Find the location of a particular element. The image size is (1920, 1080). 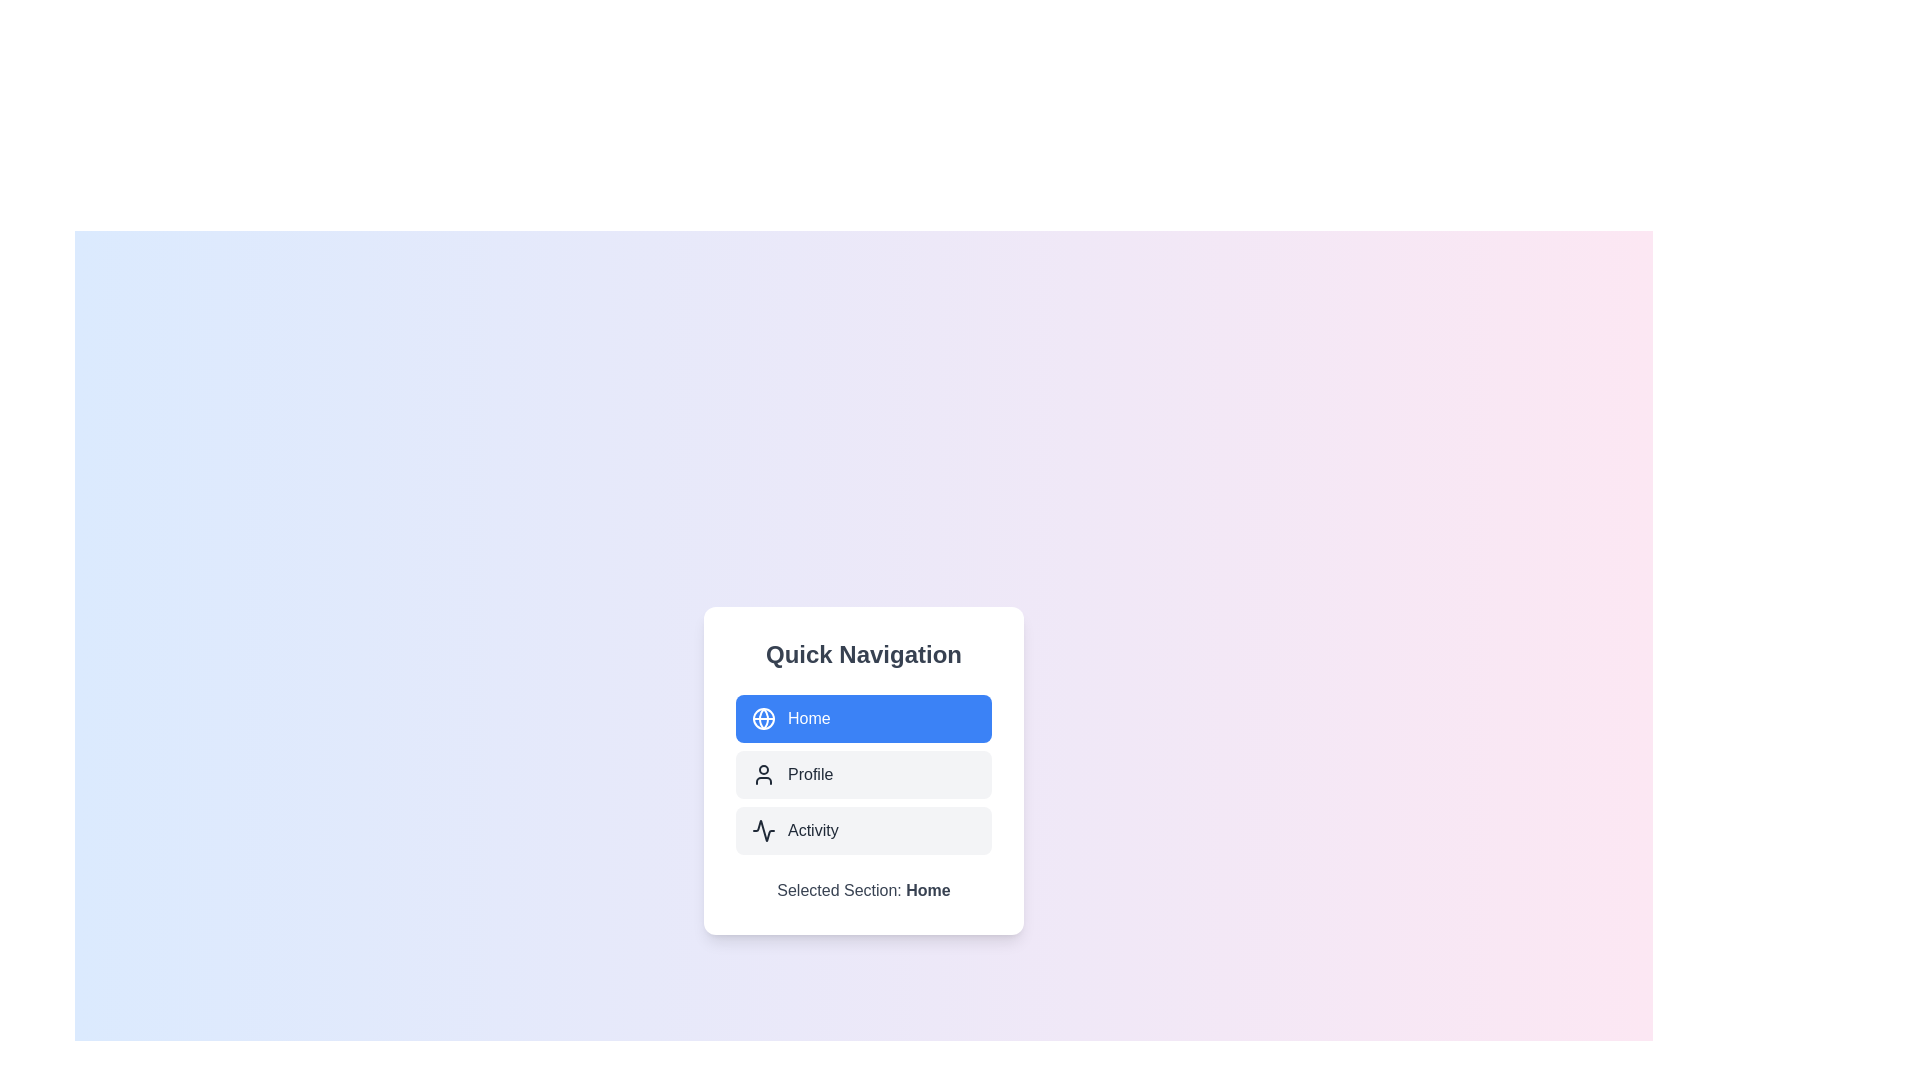

the third item in the vertical navigation menu, which is a text label that serves as a navigation option, positioned beneath the 'Profile' option and above the 'Selected Section' label is located at coordinates (813, 830).